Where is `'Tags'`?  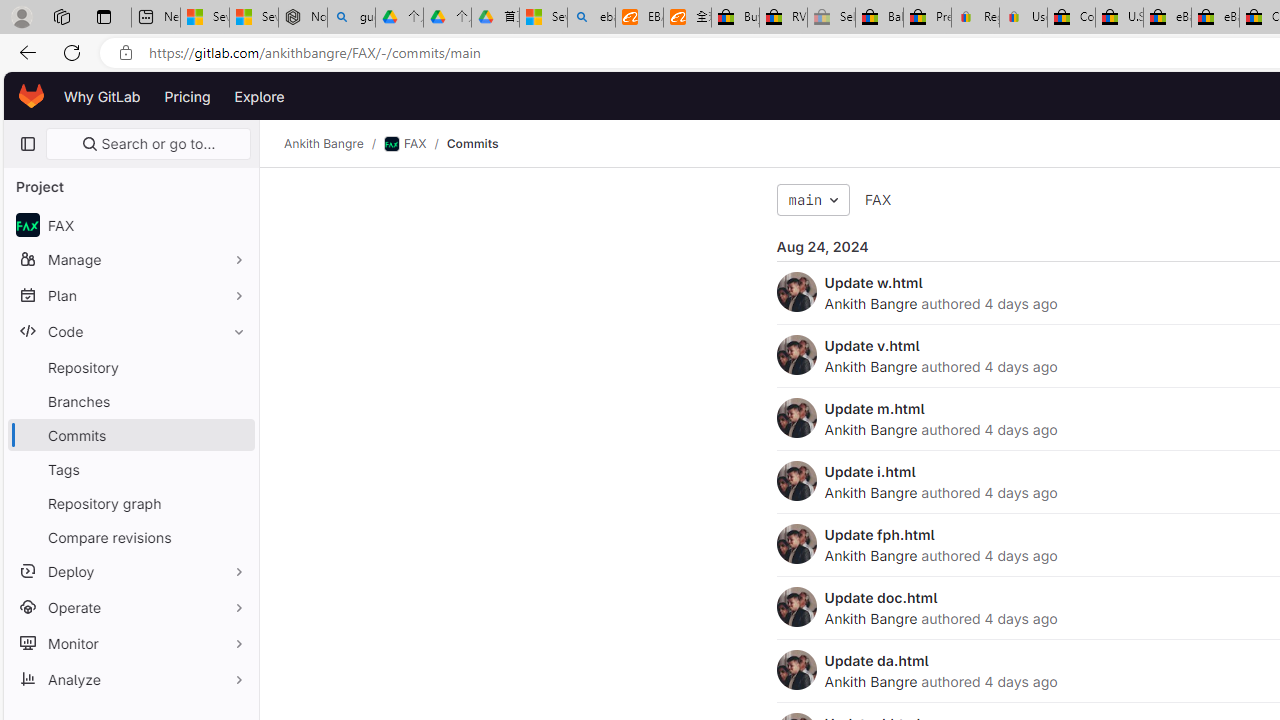 'Tags' is located at coordinates (130, 469).